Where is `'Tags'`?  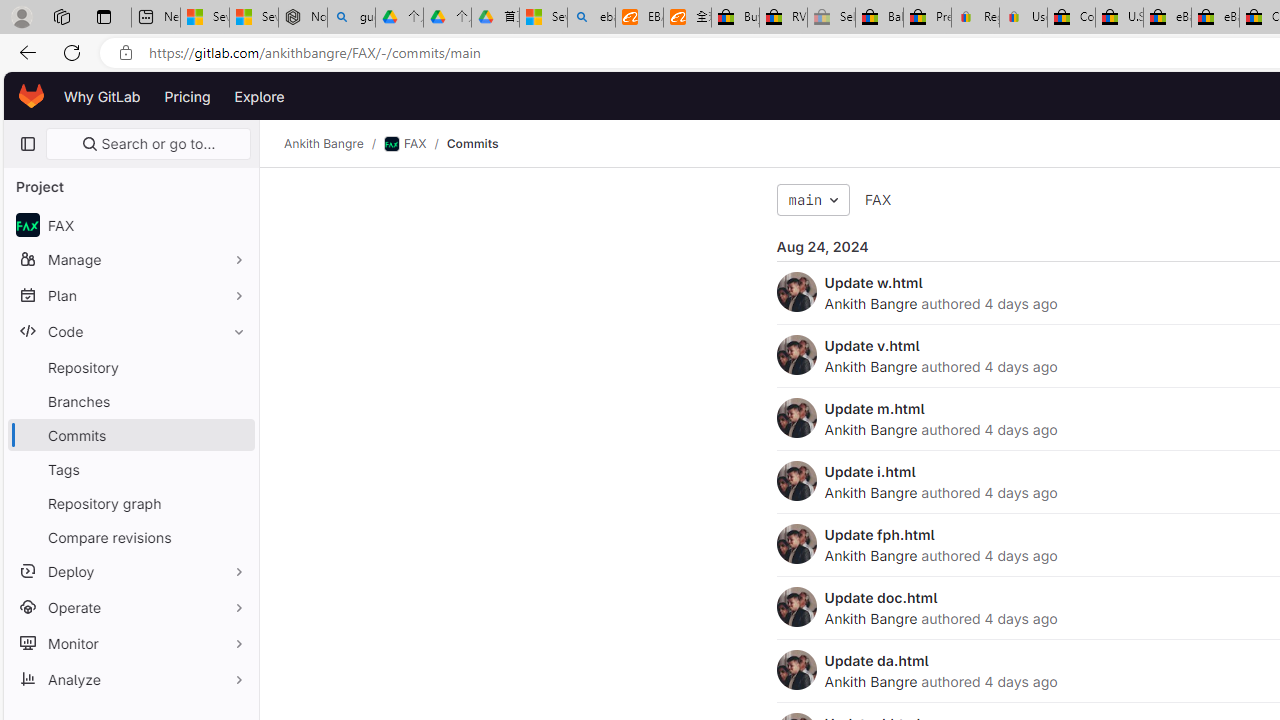 'Tags' is located at coordinates (130, 469).